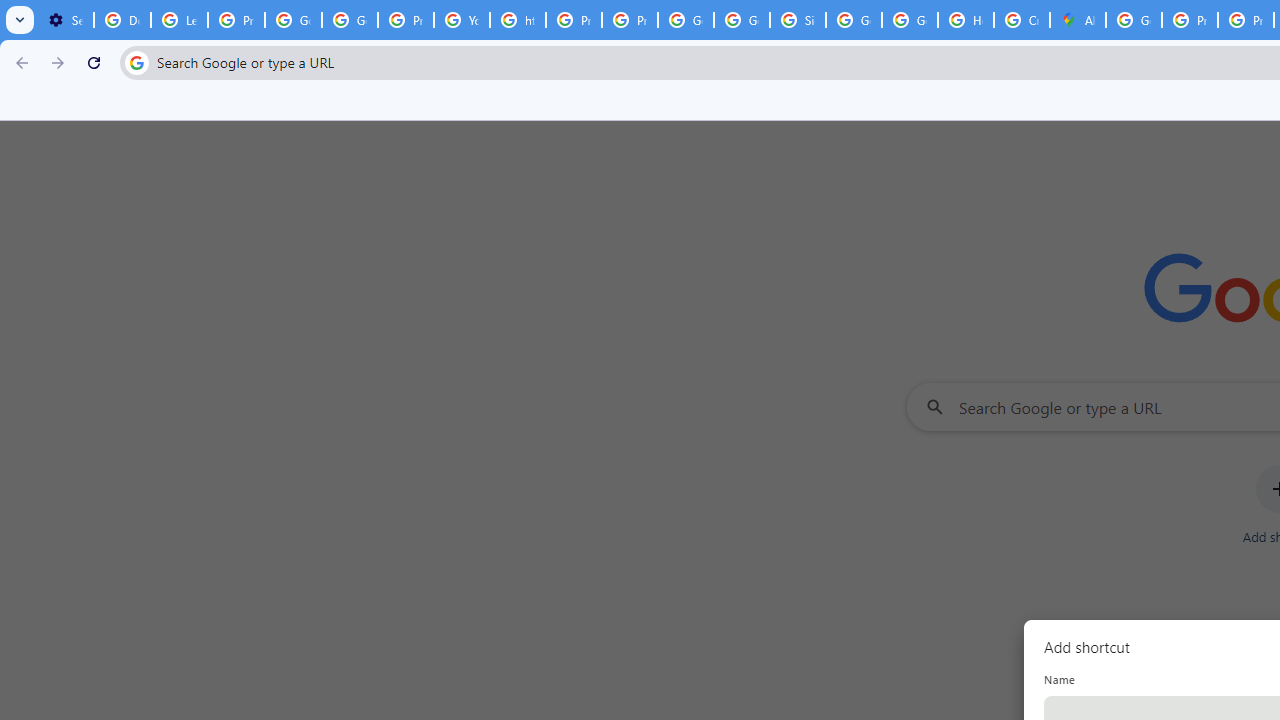  I want to click on 'Sign in - Google Accounts', so click(797, 20).